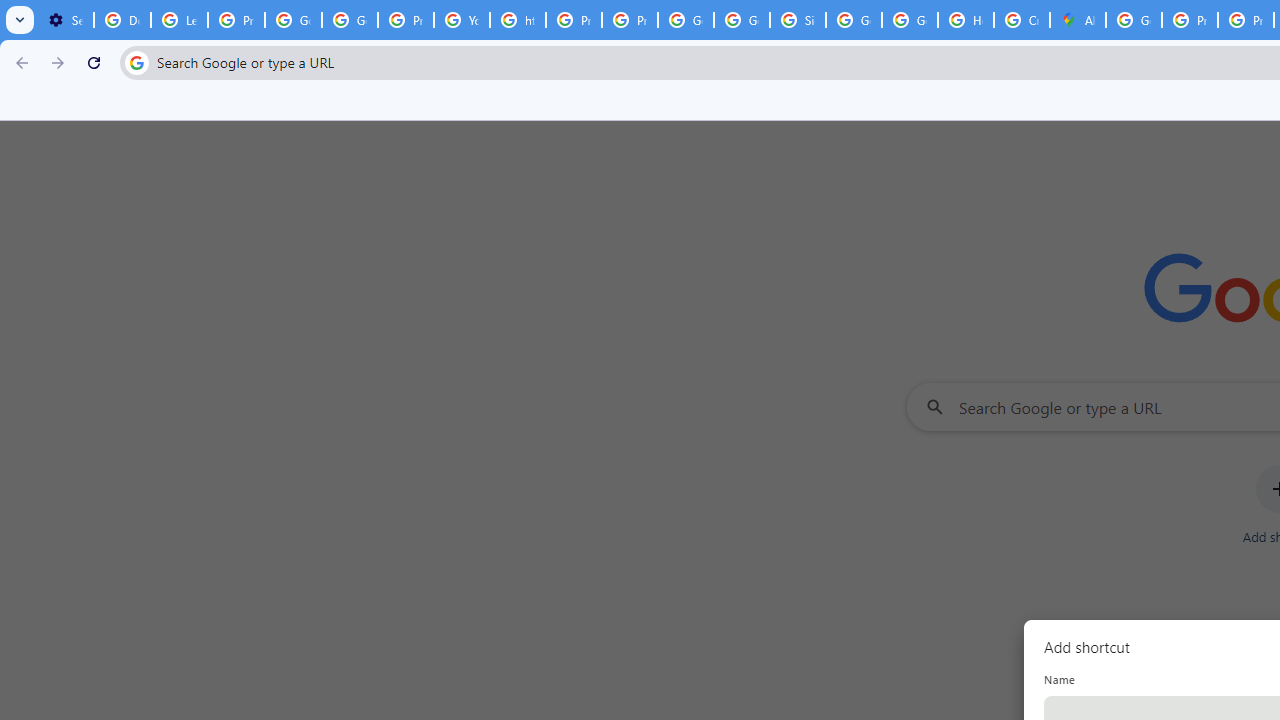  I want to click on 'Sign in - Google Accounts', so click(797, 20).